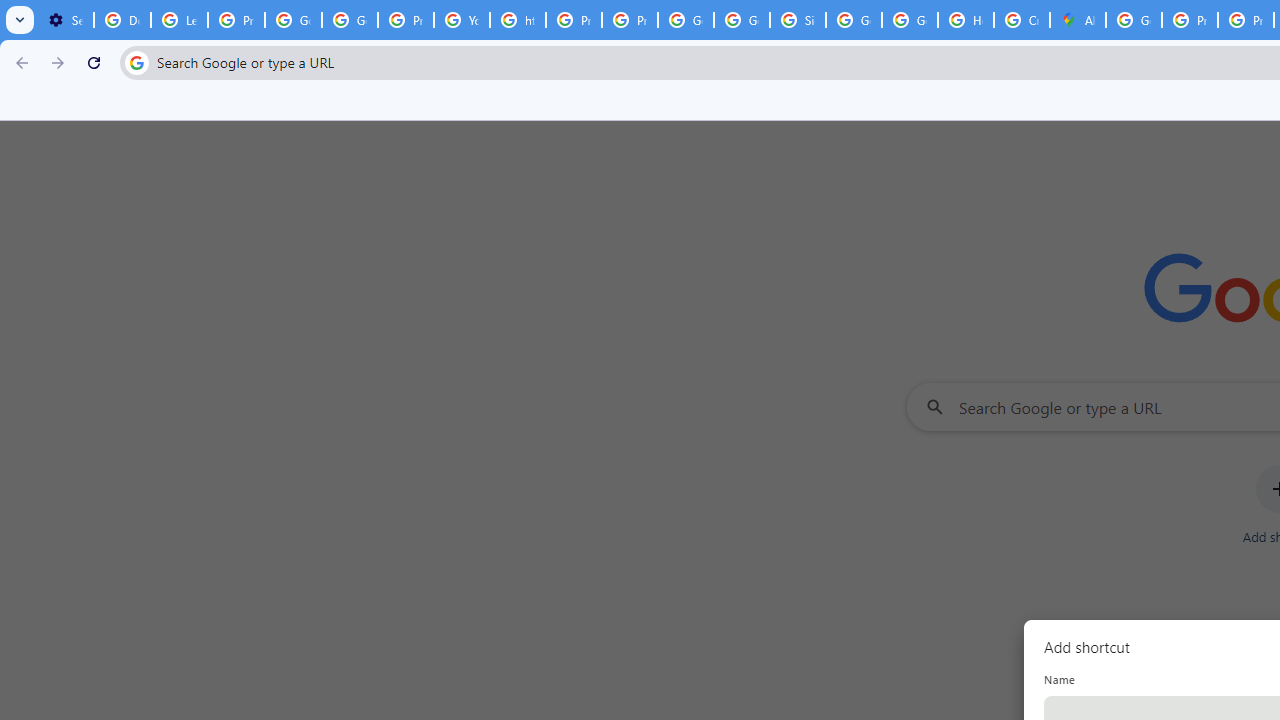  I want to click on 'Sign in - Google Accounts', so click(797, 20).